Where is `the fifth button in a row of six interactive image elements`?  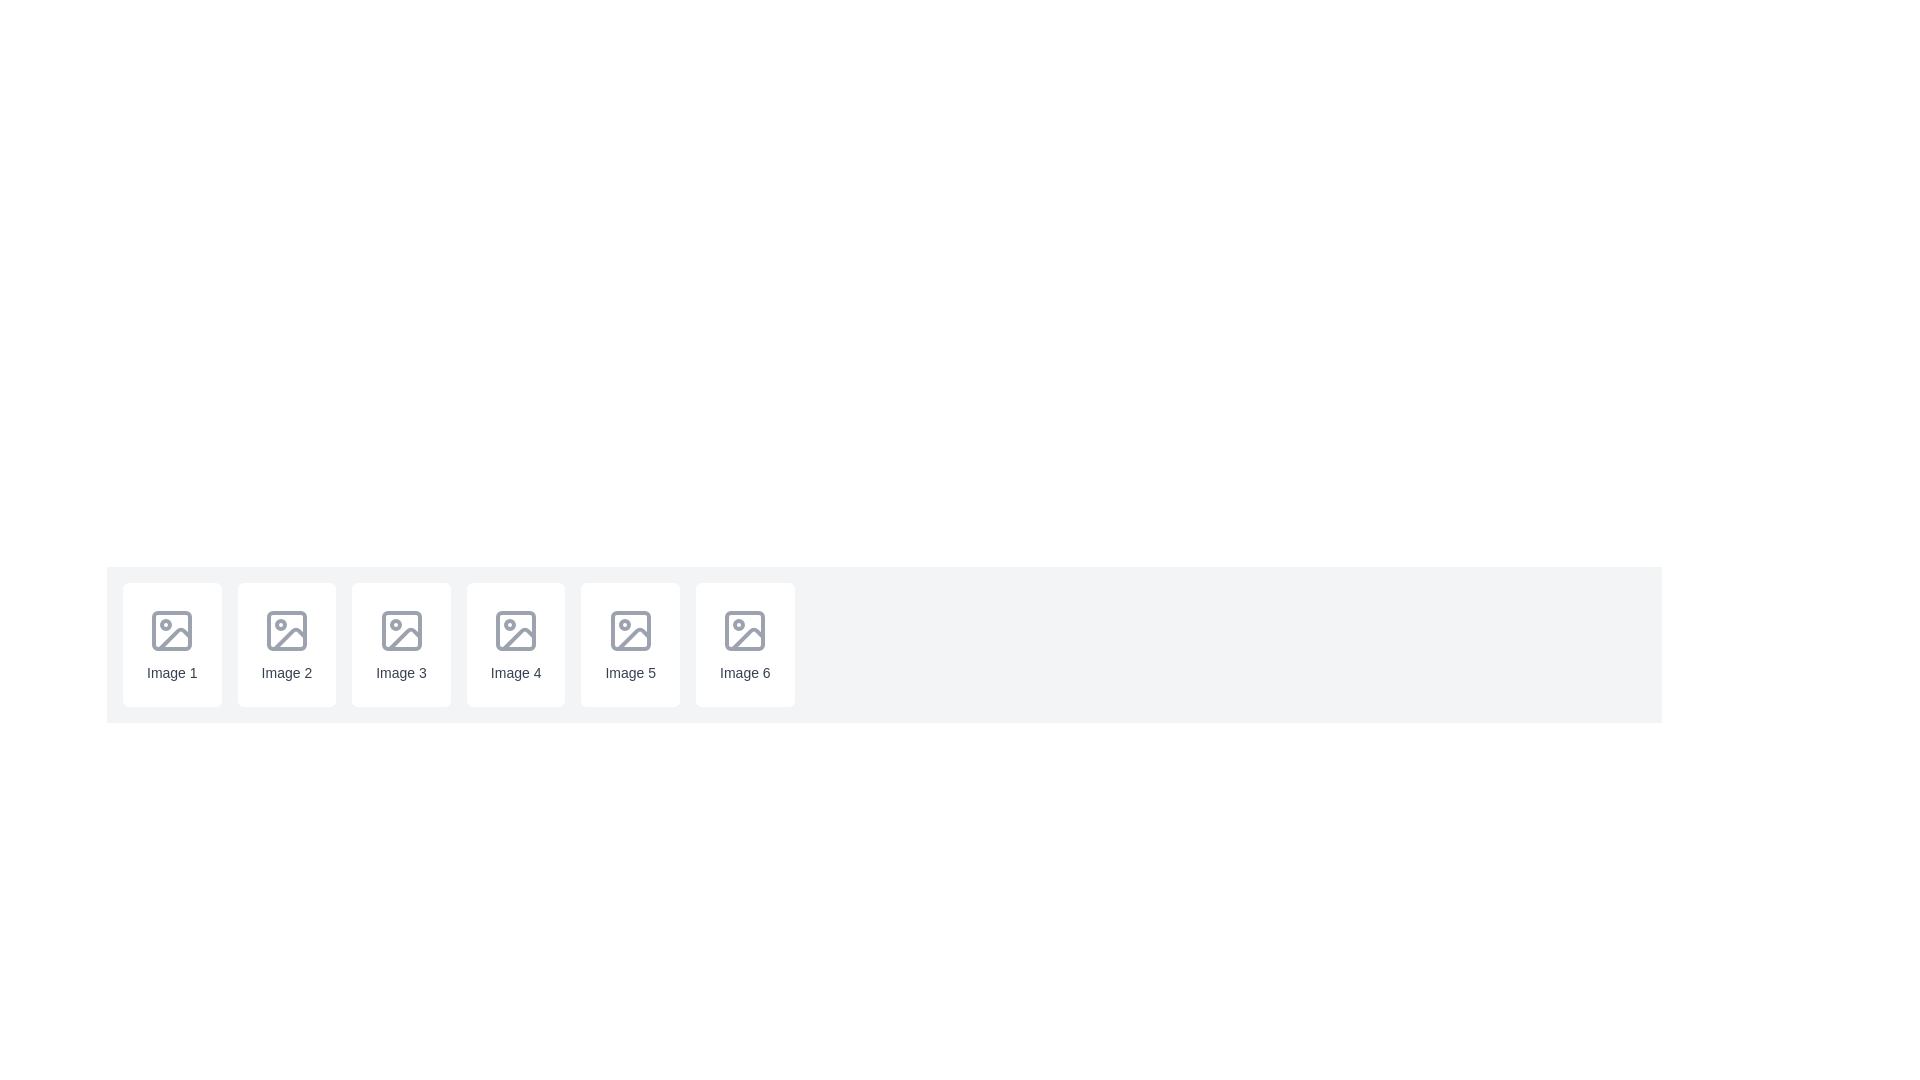 the fifth button in a row of six interactive image elements is located at coordinates (629, 644).